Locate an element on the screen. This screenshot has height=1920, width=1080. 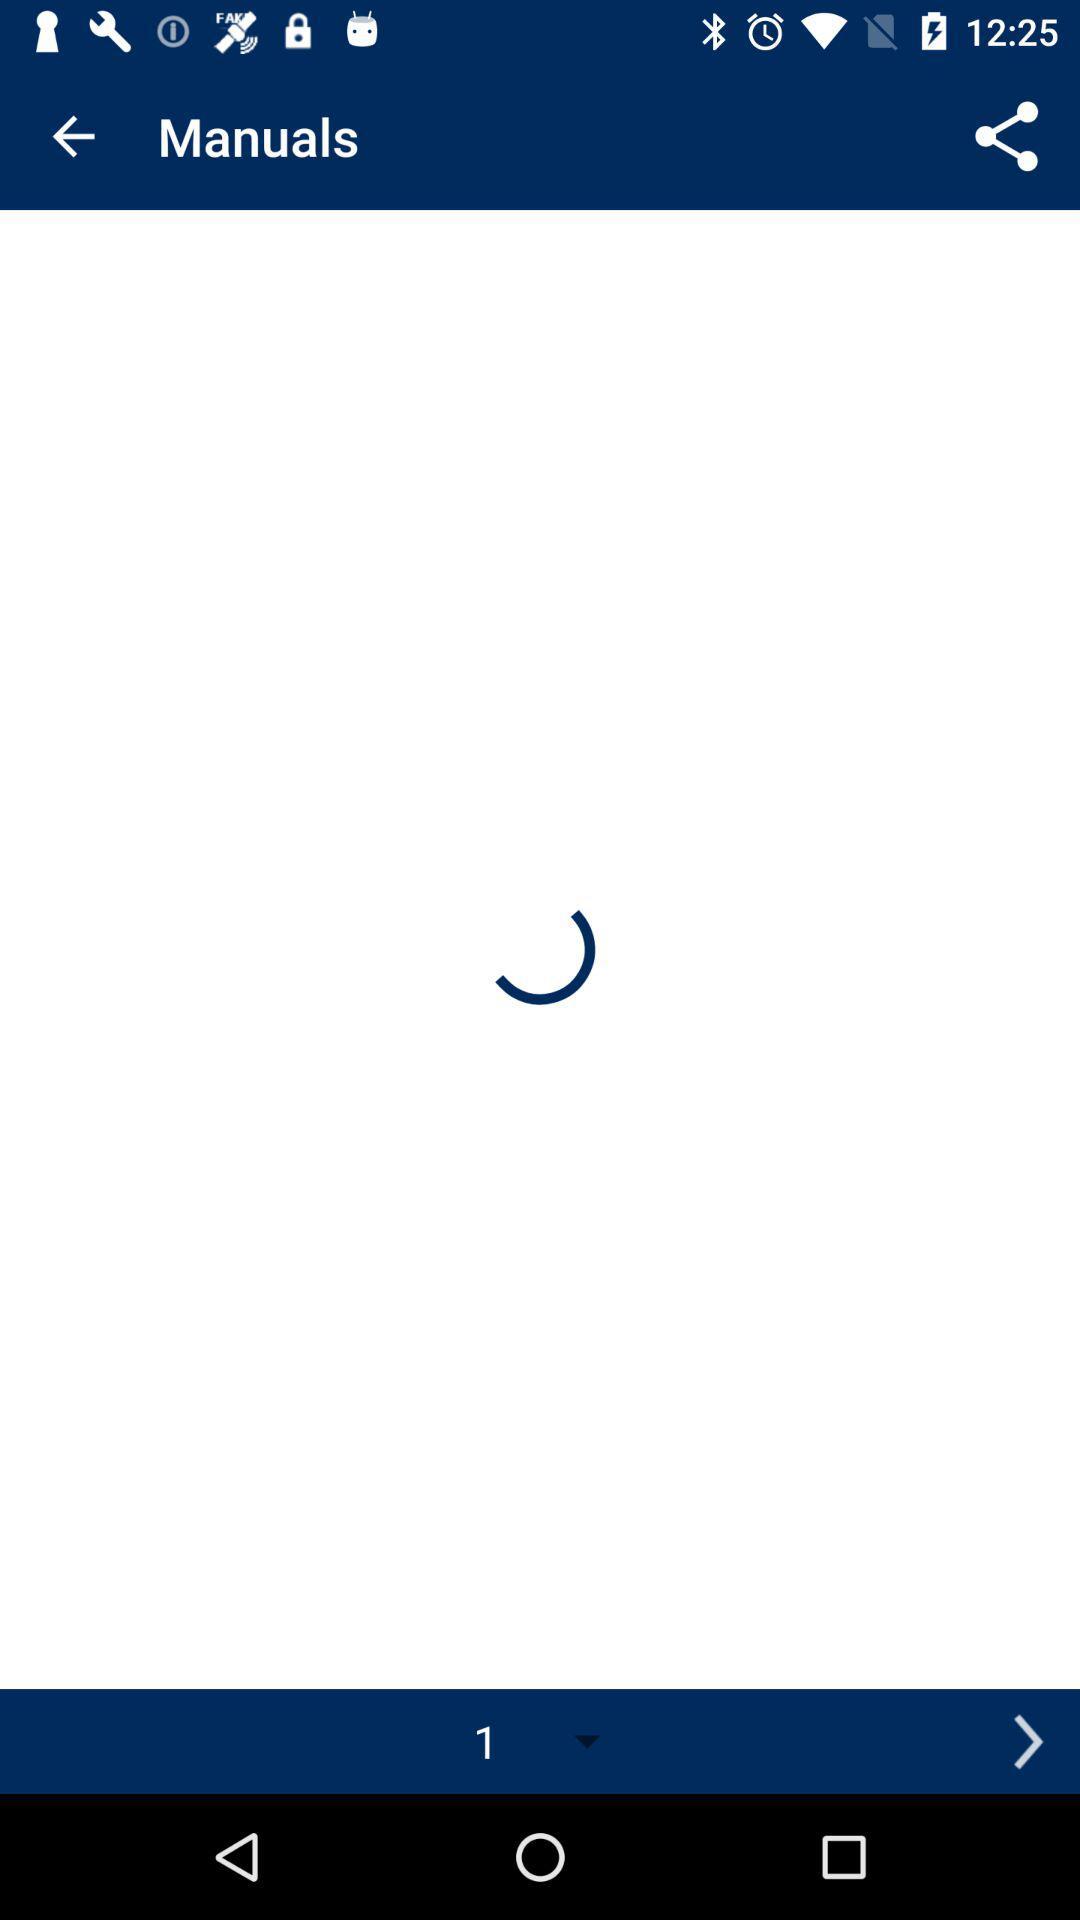
app to the left of manuals app is located at coordinates (72, 135).